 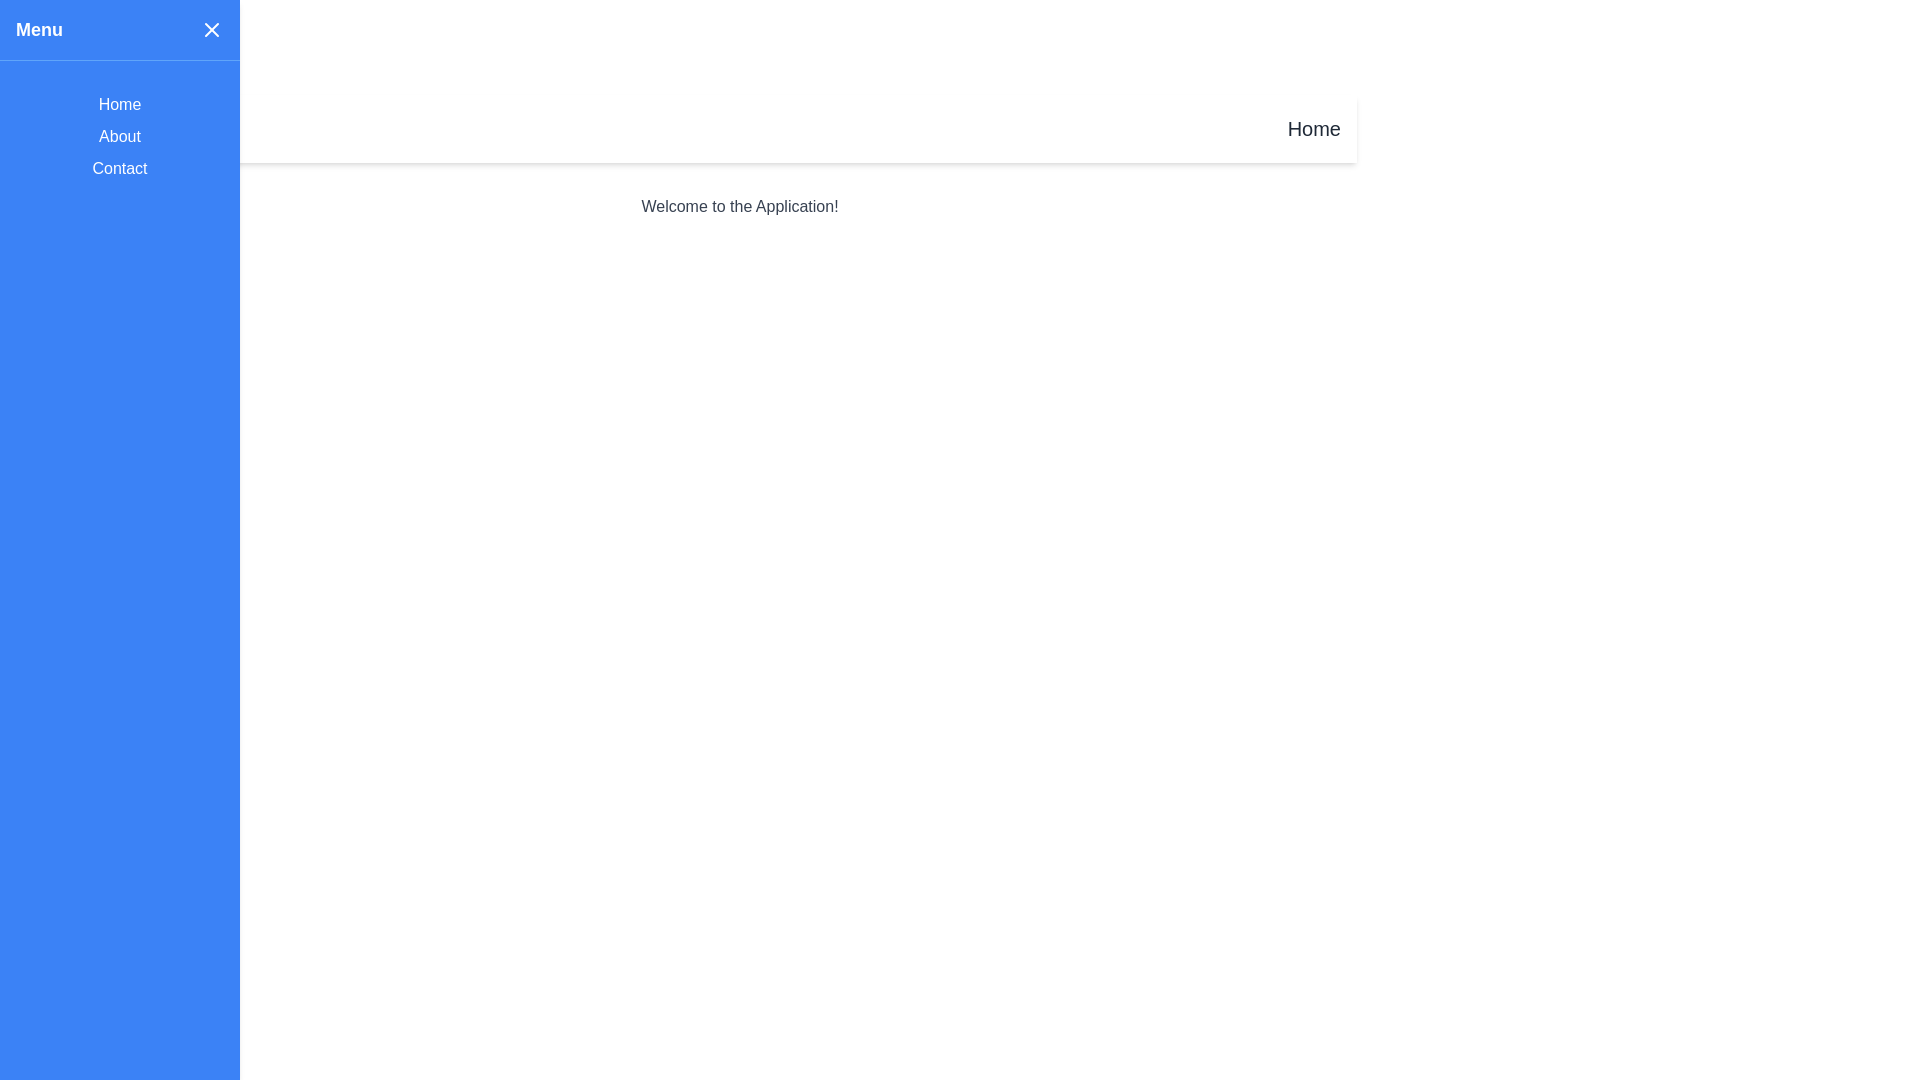 What do you see at coordinates (119, 104) in the screenshot?
I see `the 'Home' text link located in the side menu panel` at bounding box center [119, 104].